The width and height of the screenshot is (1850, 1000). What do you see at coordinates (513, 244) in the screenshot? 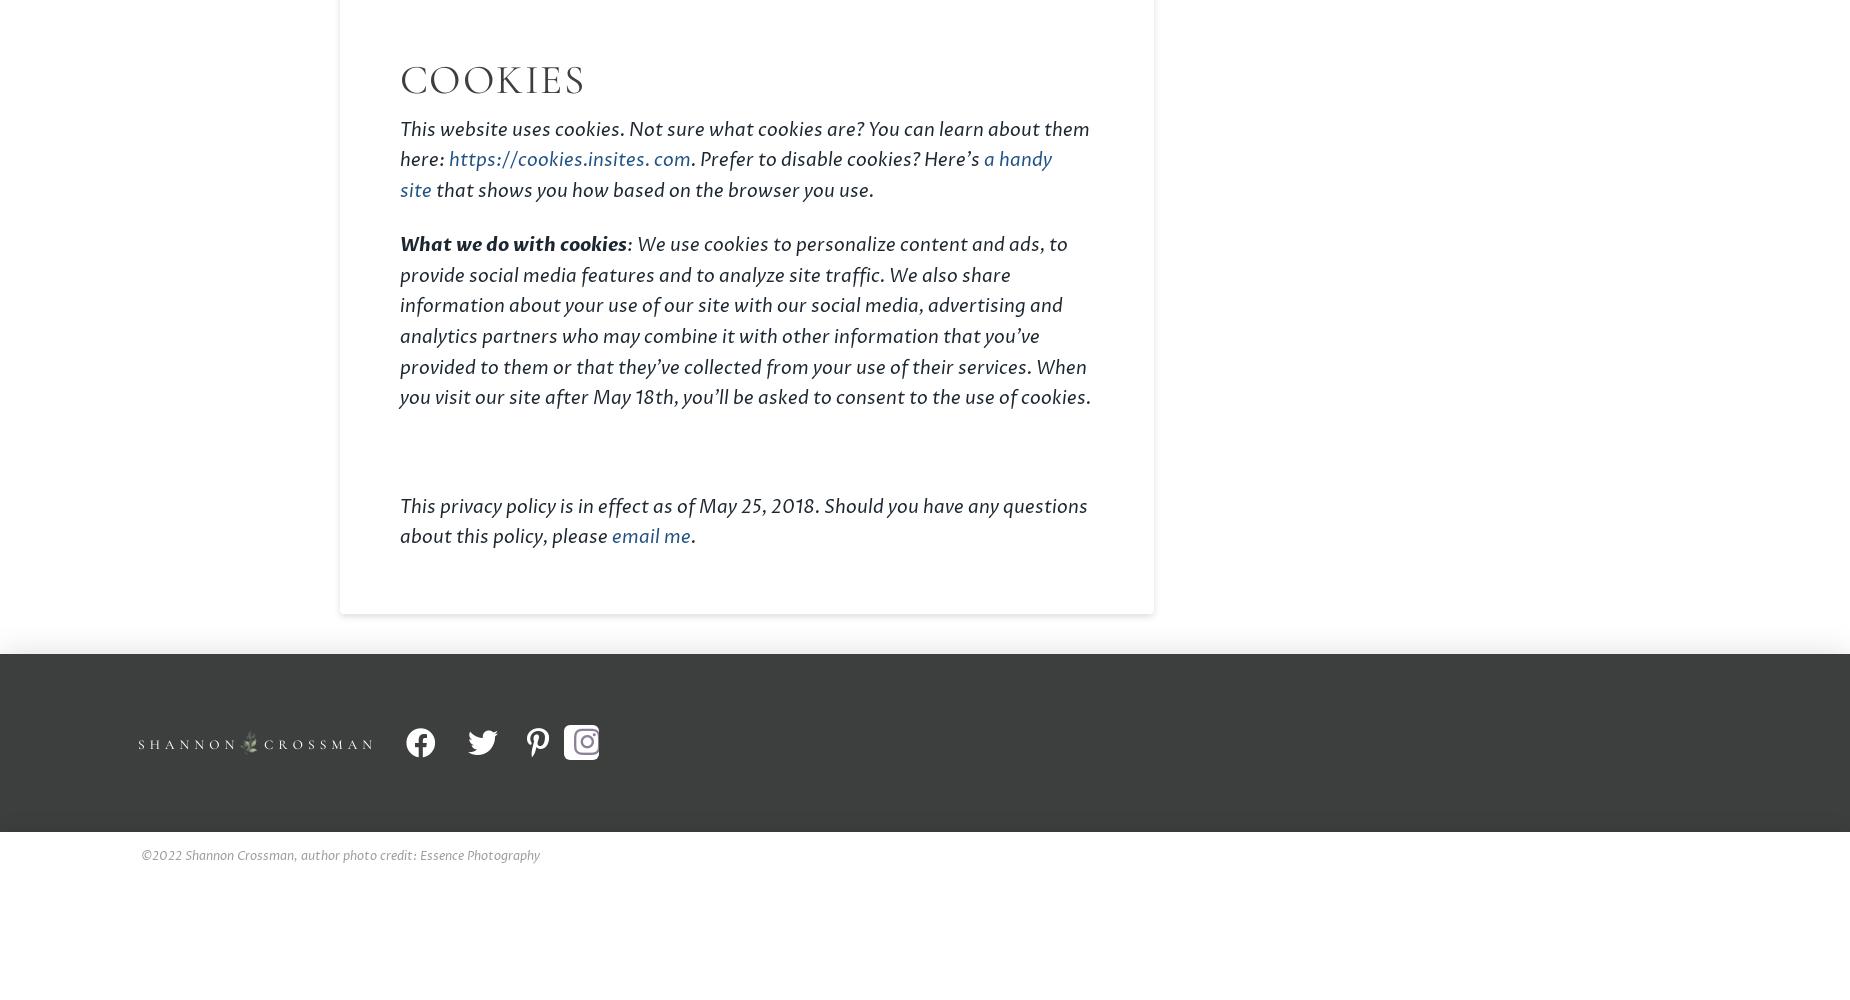
I see `'What we do with cookies'` at bounding box center [513, 244].